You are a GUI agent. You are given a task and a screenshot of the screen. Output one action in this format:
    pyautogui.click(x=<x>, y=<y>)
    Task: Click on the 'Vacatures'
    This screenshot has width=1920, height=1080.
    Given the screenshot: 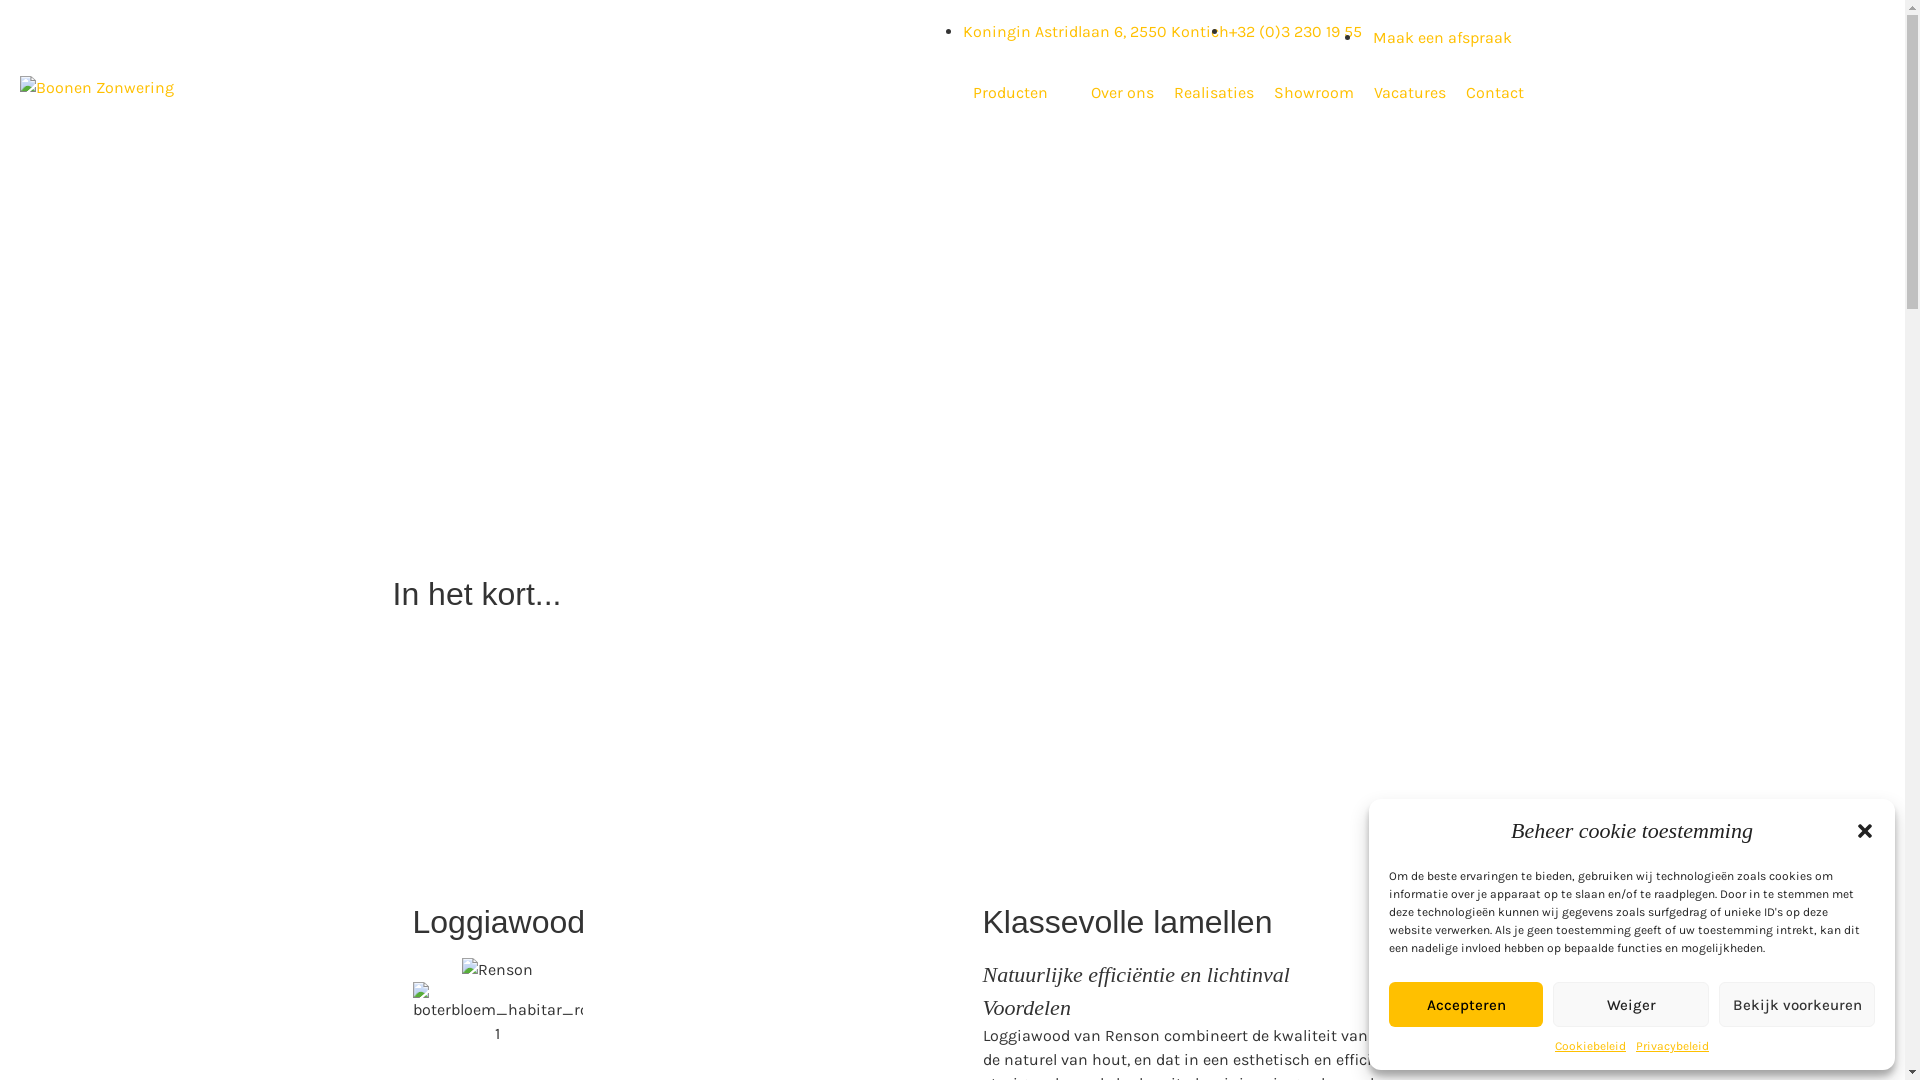 What is the action you would take?
    pyautogui.click(x=1409, y=92)
    